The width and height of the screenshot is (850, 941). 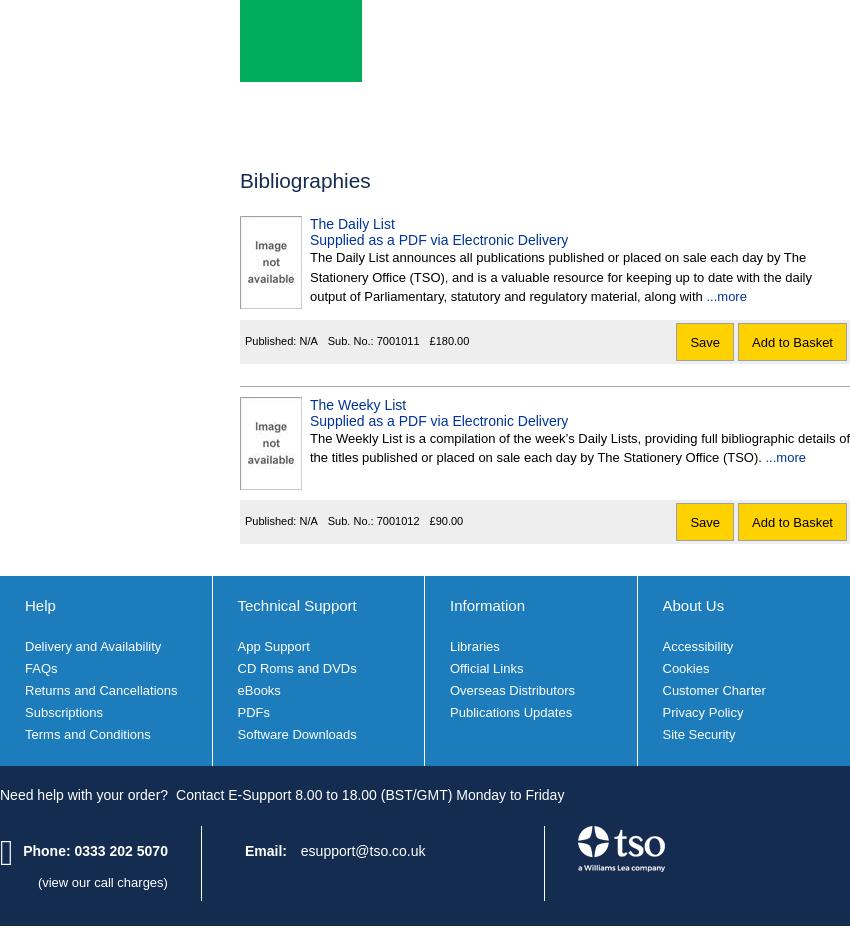 I want to click on 'Email:', so click(x=265, y=850).